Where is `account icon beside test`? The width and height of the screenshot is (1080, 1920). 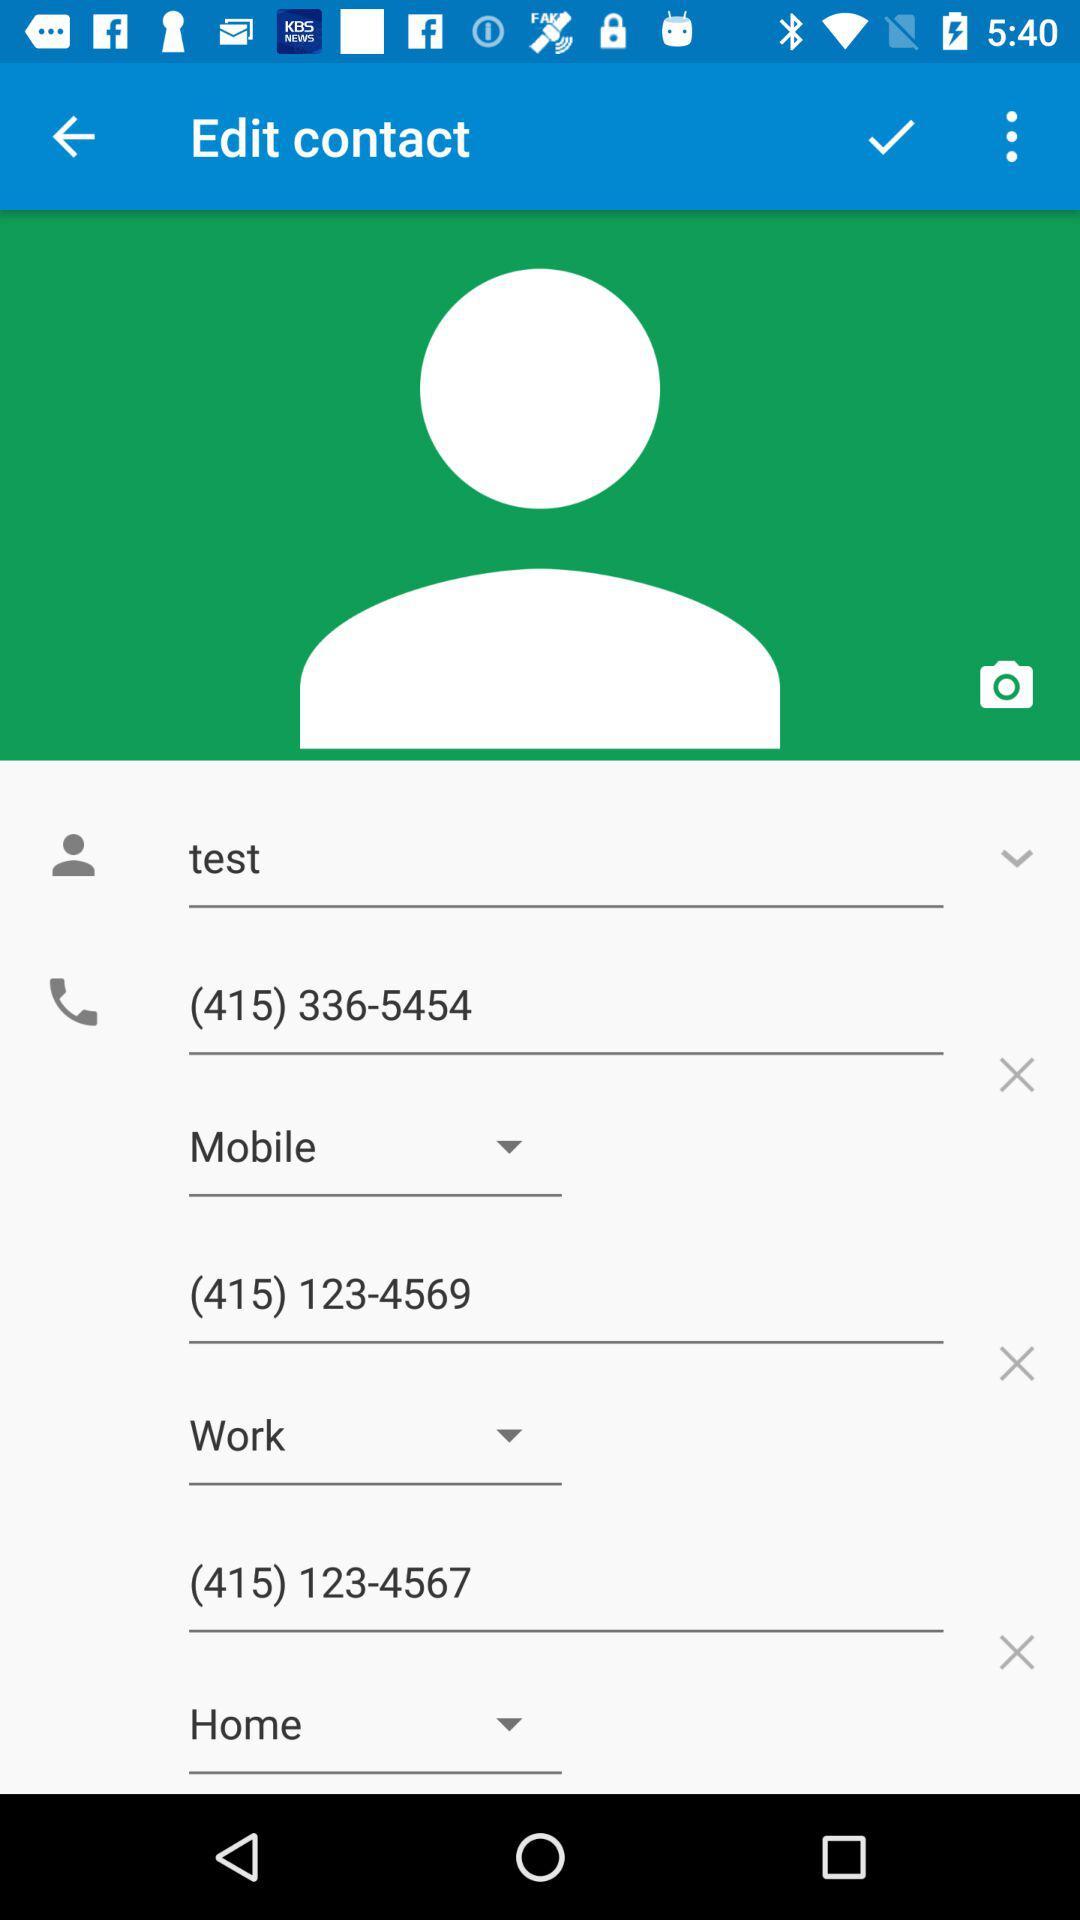 account icon beside test is located at coordinates (72, 855).